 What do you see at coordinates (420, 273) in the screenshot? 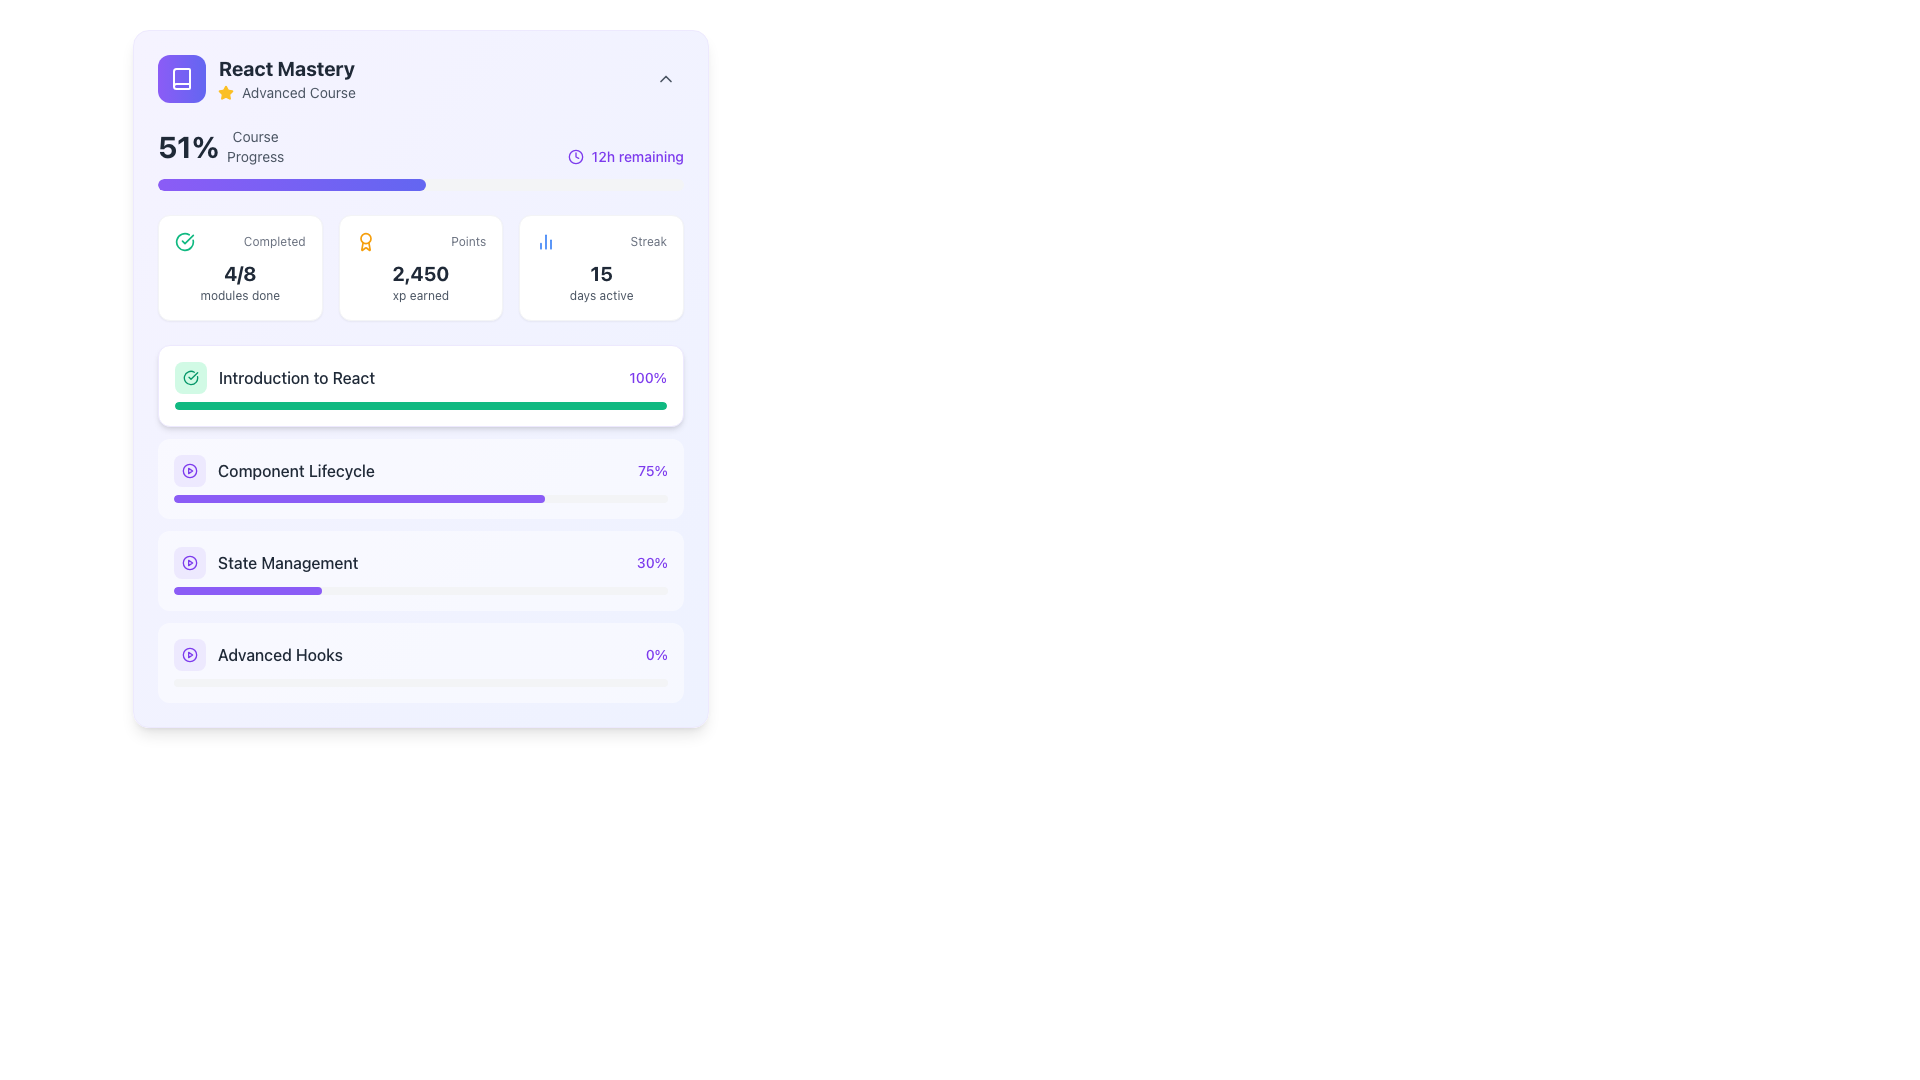
I see `the numerical value indicating the total points earned, which is located in a white card at the top center of the interface, below the title 'Points' and beside an orange award icon` at bounding box center [420, 273].